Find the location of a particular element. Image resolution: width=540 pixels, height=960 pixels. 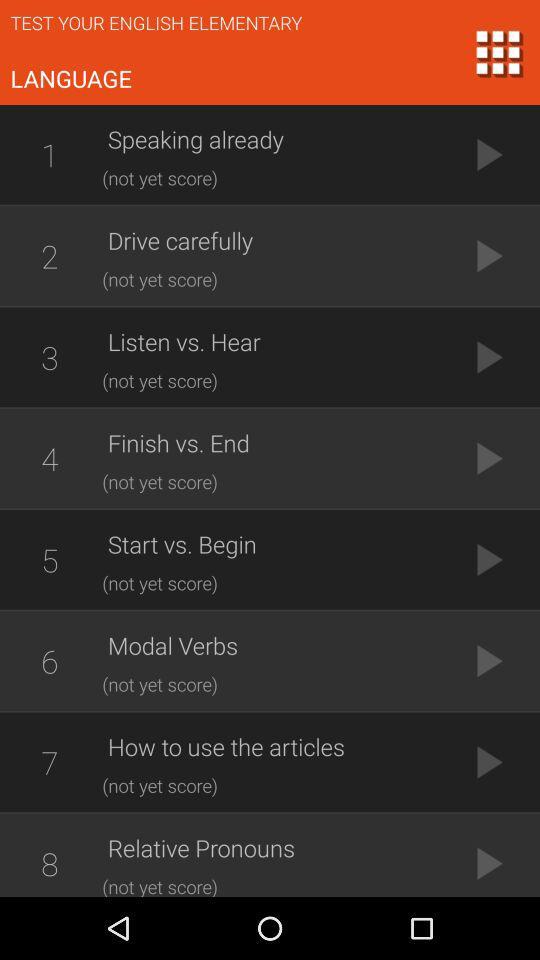

the icon below 5 is located at coordinates (49, 661).